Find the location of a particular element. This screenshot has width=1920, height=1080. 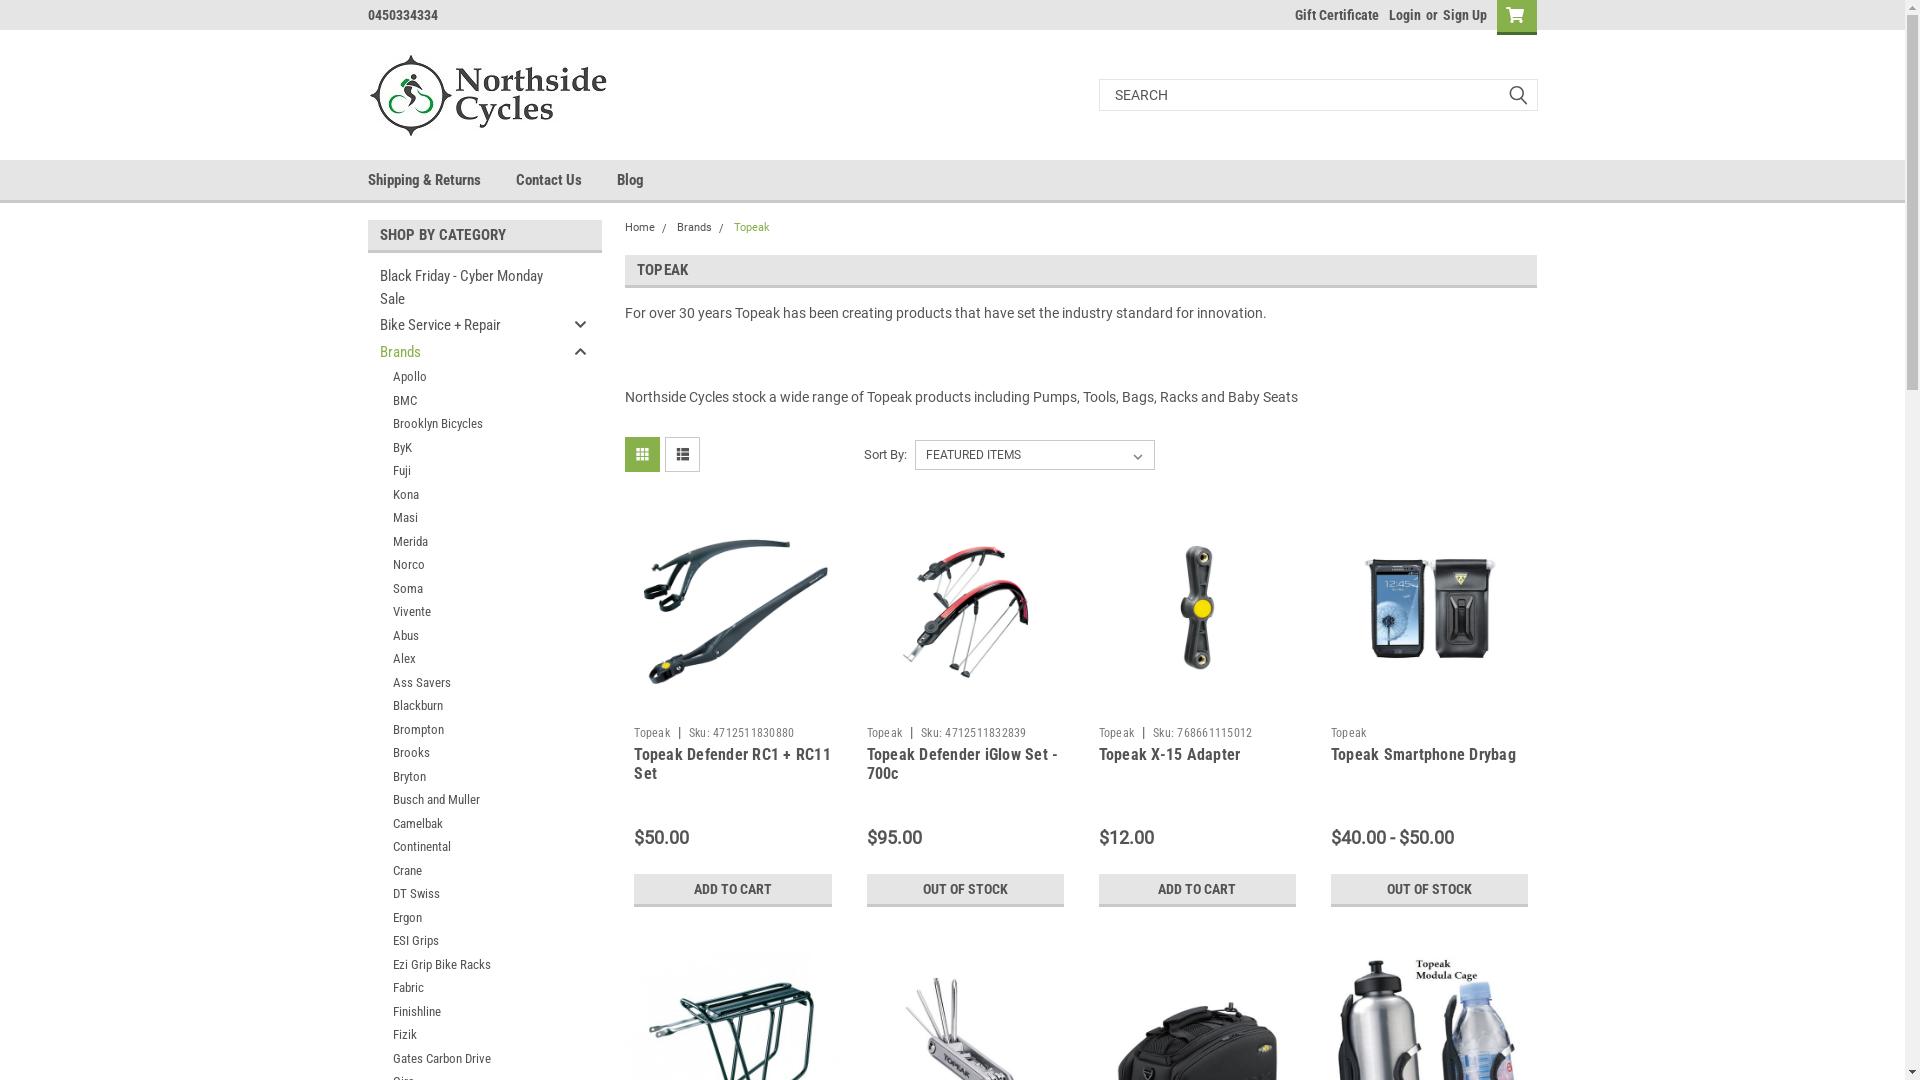

'Alex' is located at coordinates (368, 659).